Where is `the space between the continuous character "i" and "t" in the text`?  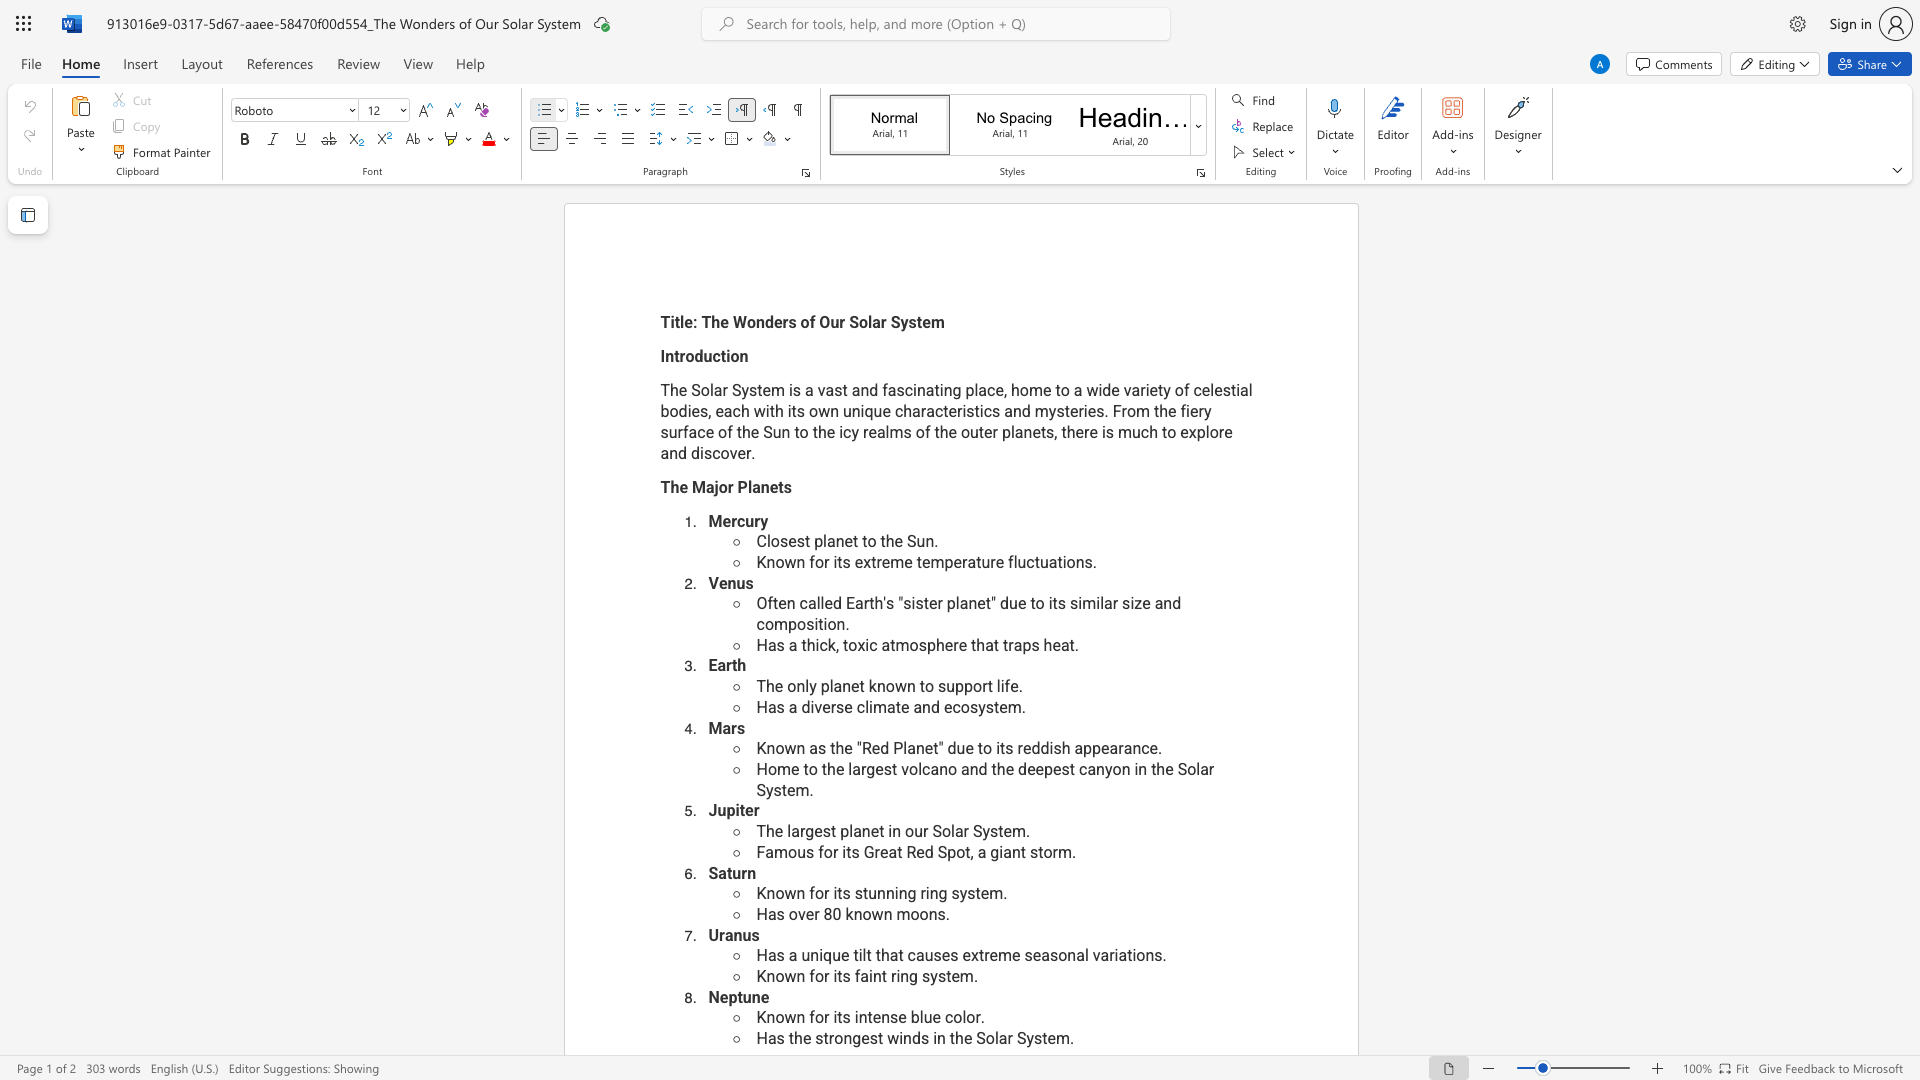 the space between the continuous character "i" and "t" in the text is located at coordinates (837, 562).